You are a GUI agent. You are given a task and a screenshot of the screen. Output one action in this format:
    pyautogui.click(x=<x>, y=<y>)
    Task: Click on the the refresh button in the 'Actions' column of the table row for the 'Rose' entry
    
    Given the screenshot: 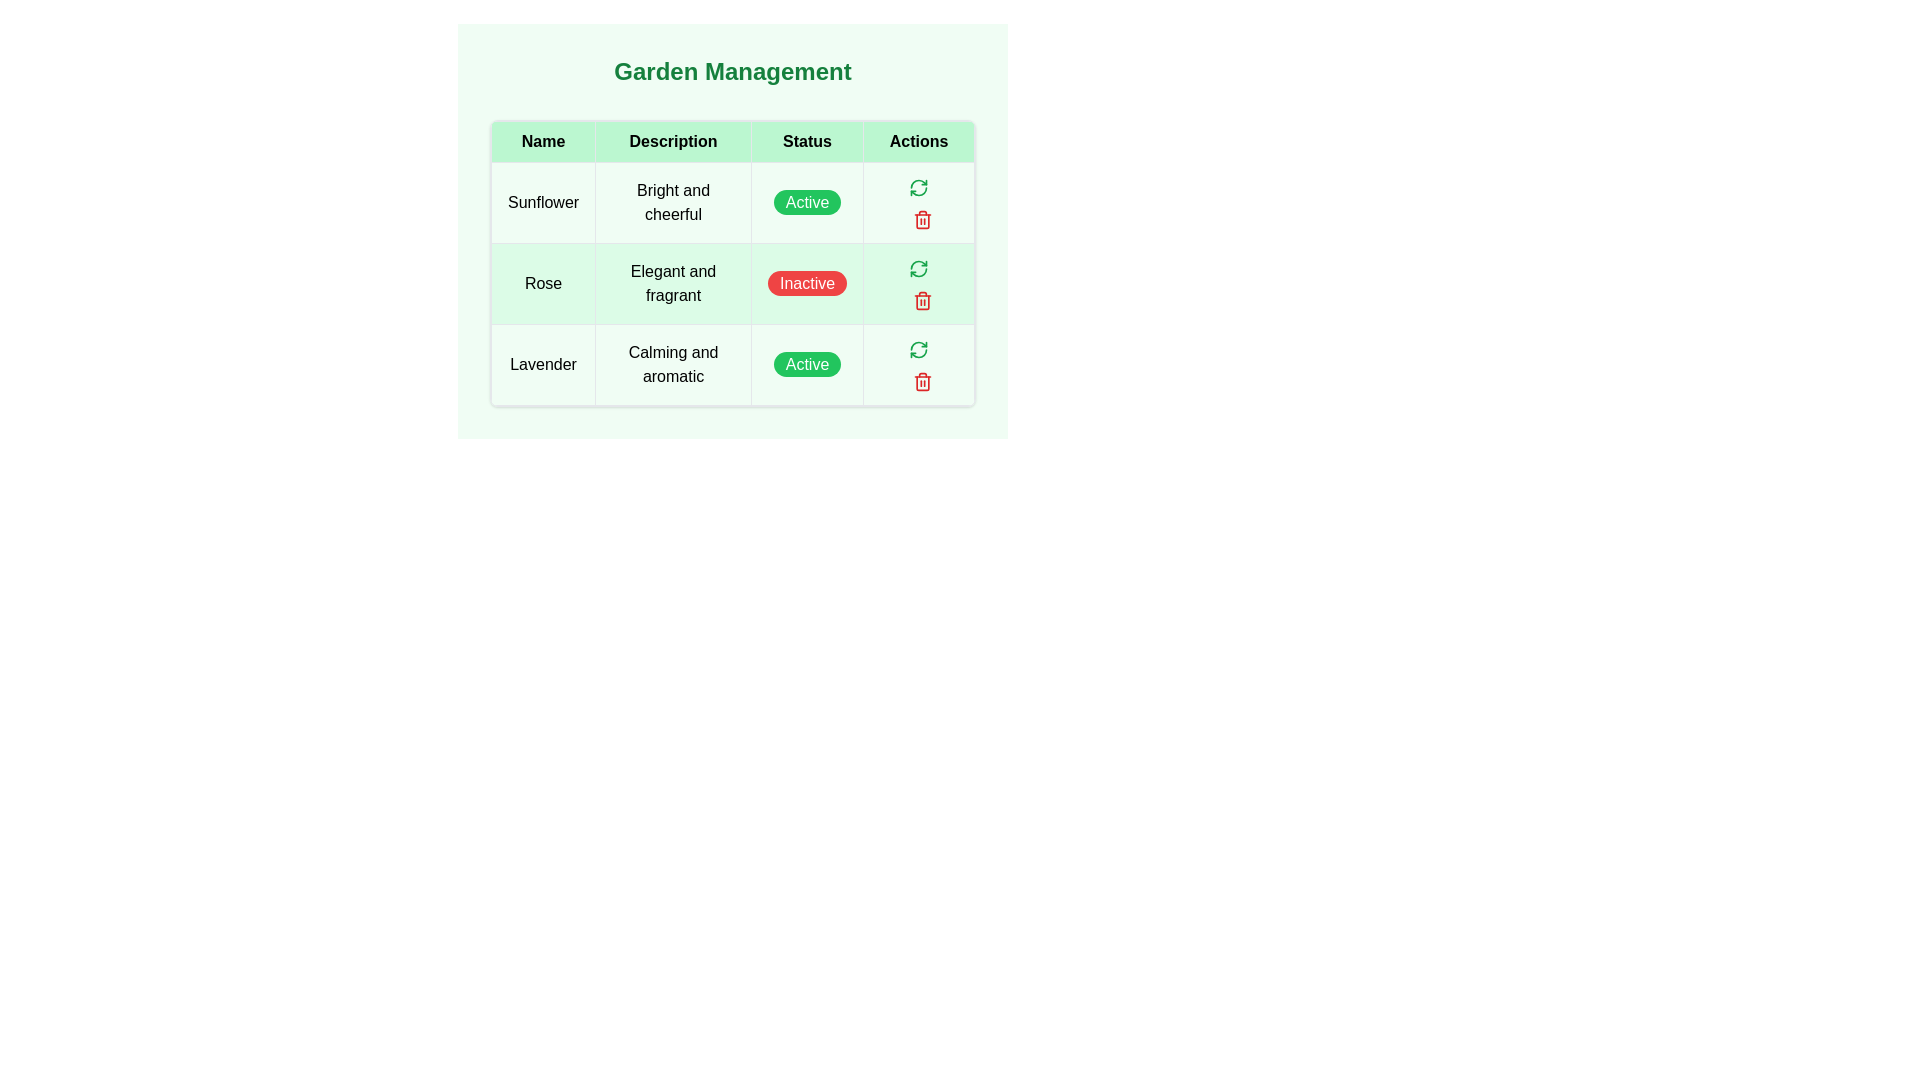 What is the action you would take?
    pyautogui.click(x=918, y=266)
    